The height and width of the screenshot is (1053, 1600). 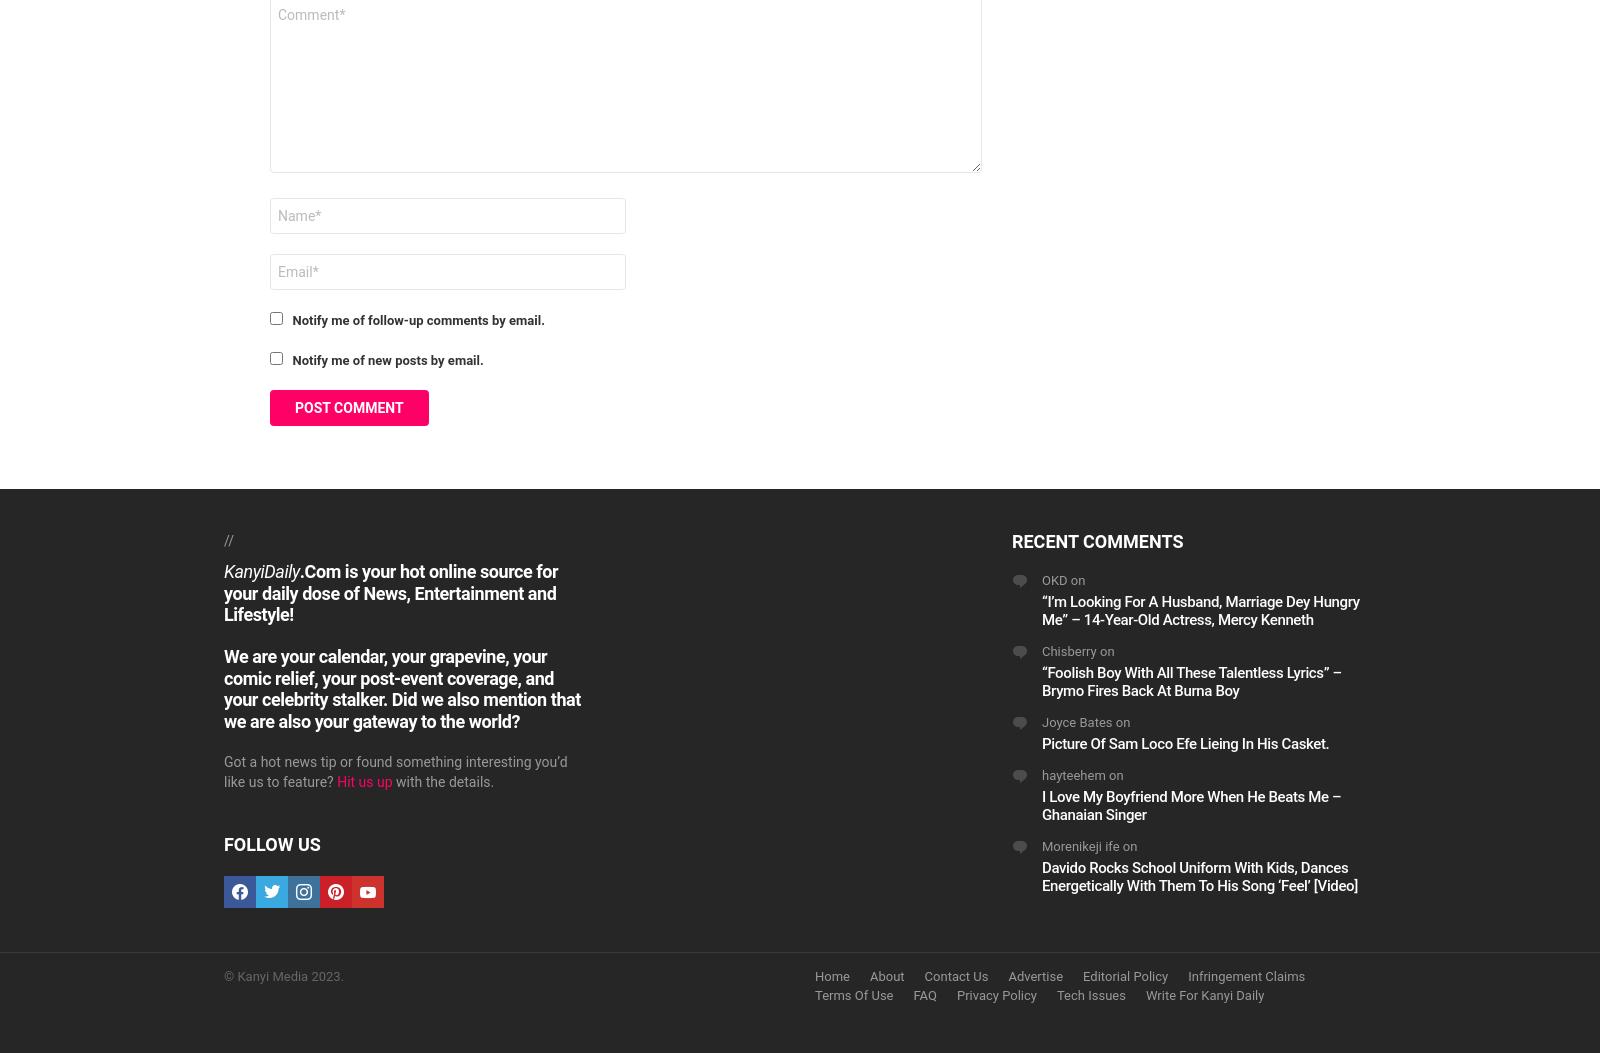 What do you see at coordinates (1080, 844) in the screenshot?
I see `'Morenikeji ife'` at bounding box center [1080, 844].